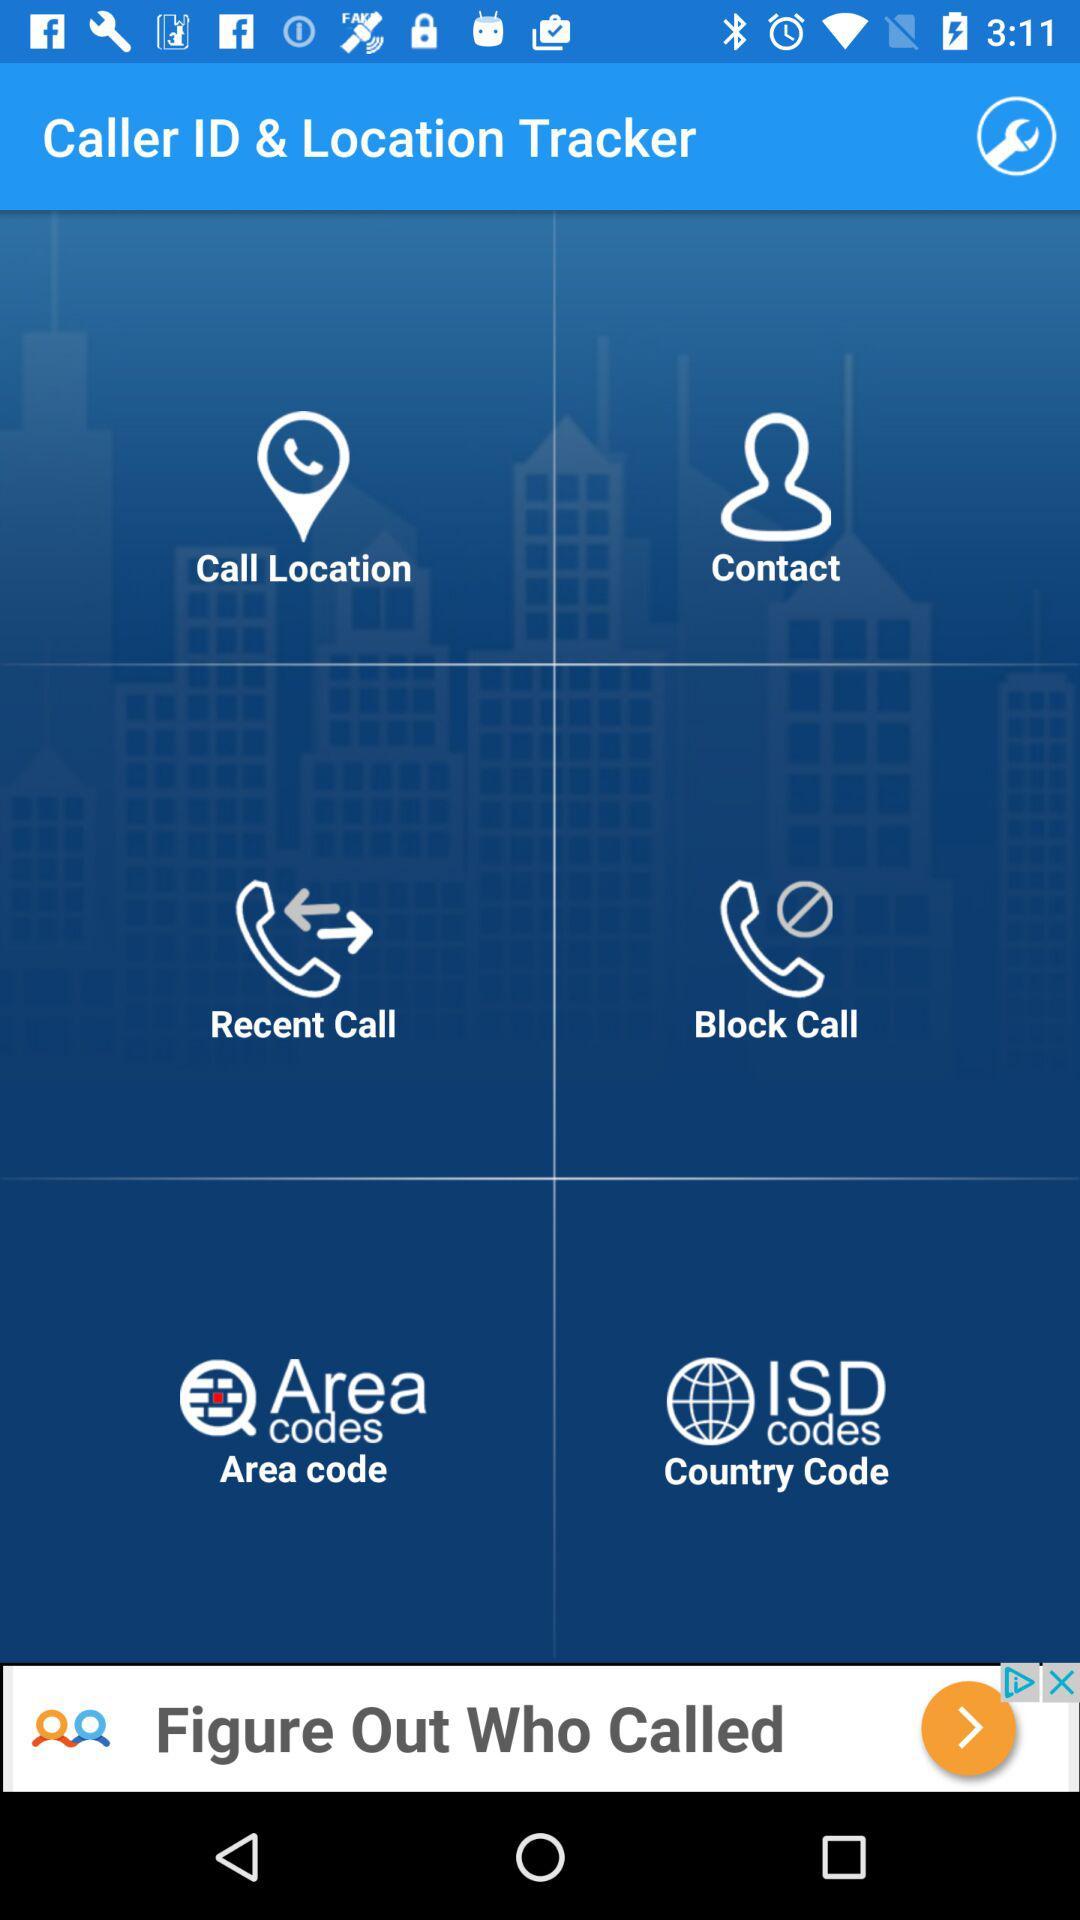 The image size is (1080, 1920). What do you see at coordinates (540, 1727) in the screenshot?
I see `see advertisement` at bounding box center [540, 1727].